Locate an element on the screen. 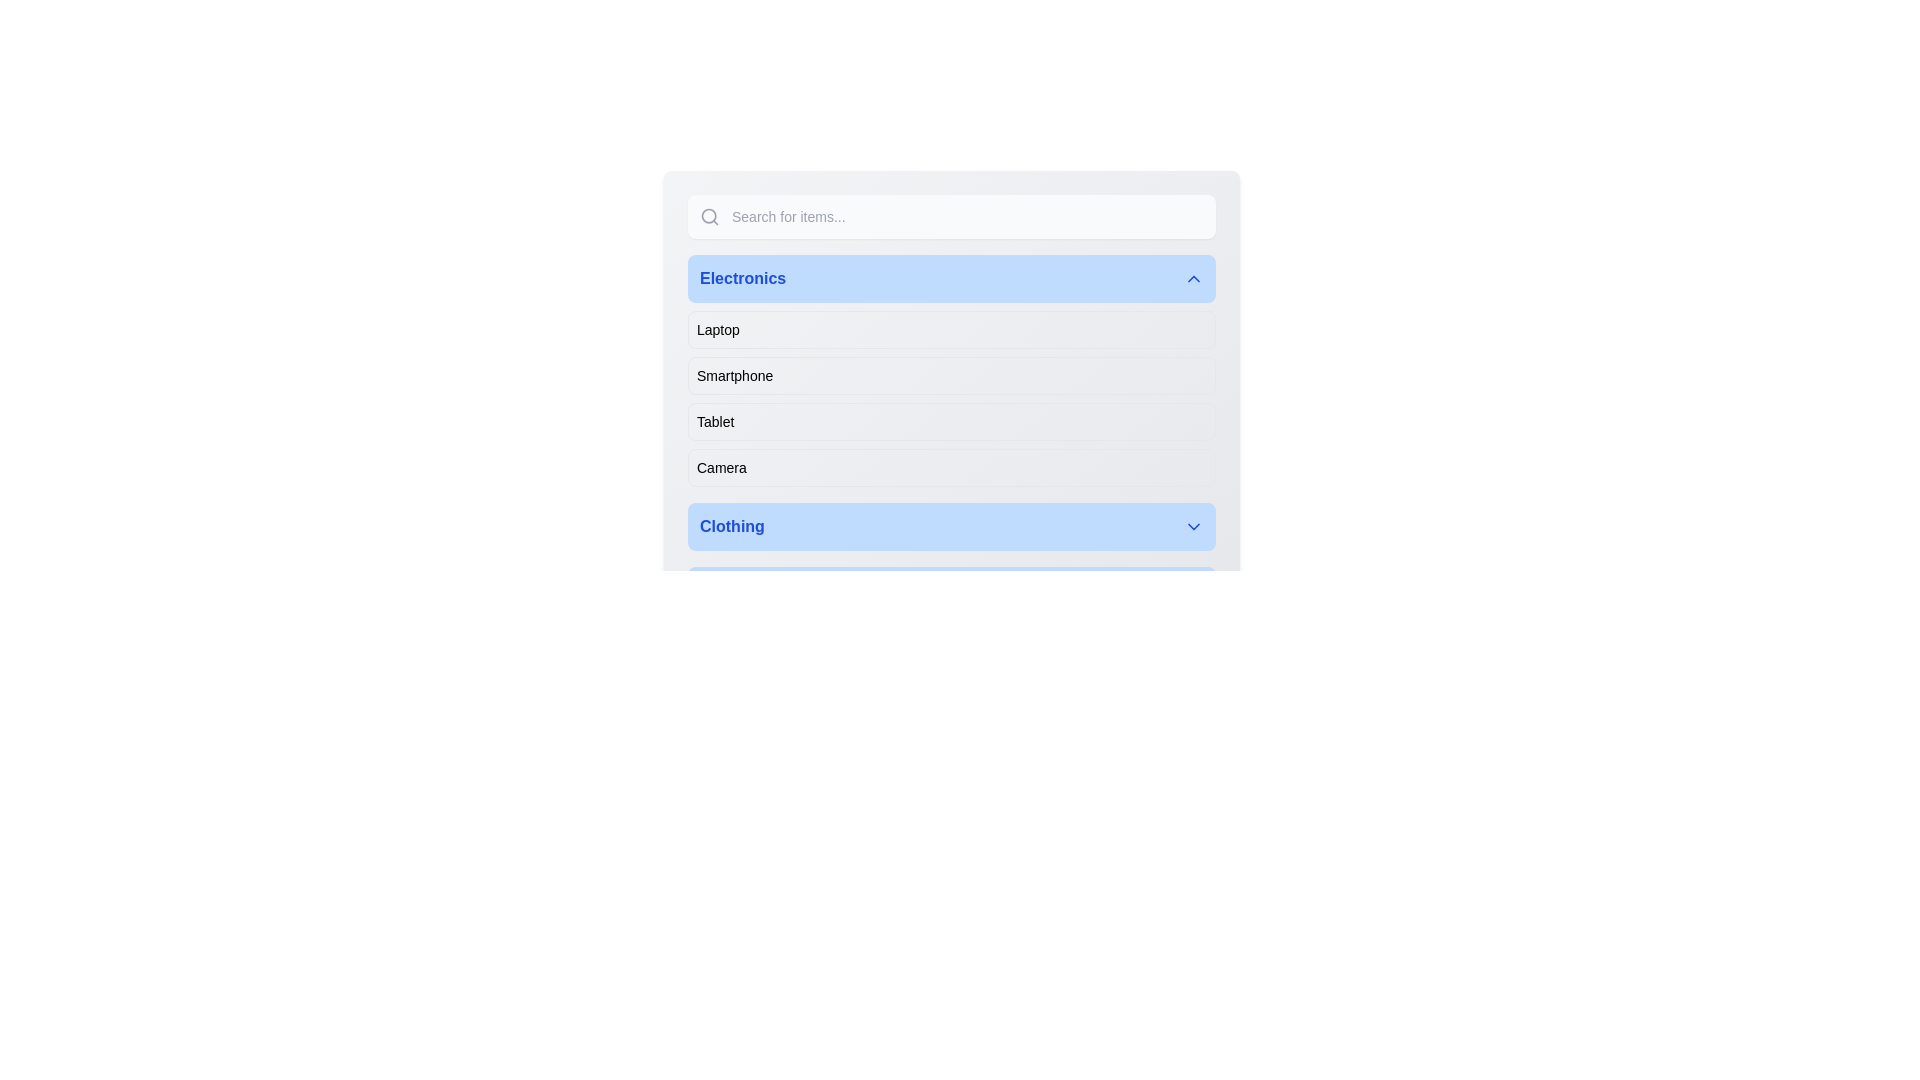 This screenshot has height=1080, width=1920. the 'Smartphone' category text label within the selectable list item in the 'Electronics' section for keyboard navigation is located at coordinates (734, 375).